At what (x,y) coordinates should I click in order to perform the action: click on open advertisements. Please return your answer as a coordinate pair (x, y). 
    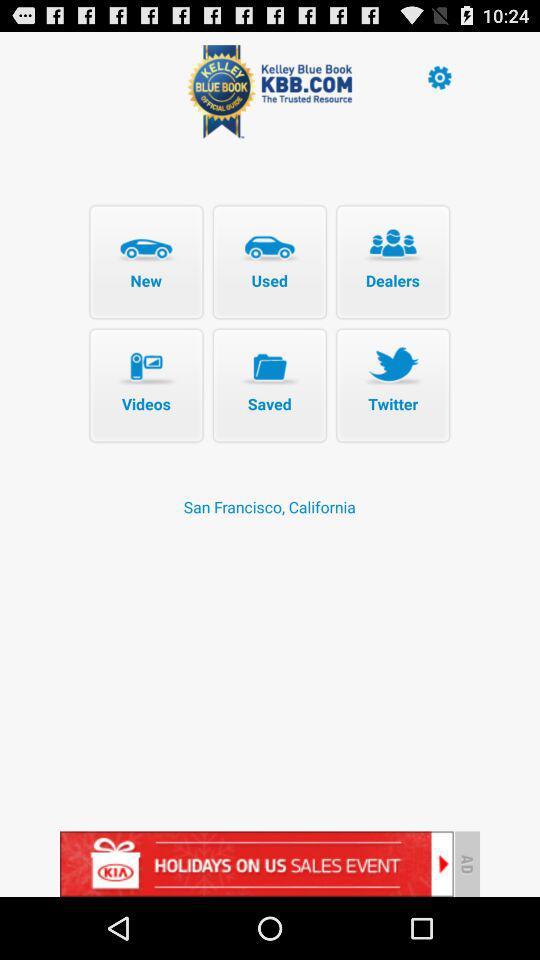
    Looking at the image, I should click on (256, 863).